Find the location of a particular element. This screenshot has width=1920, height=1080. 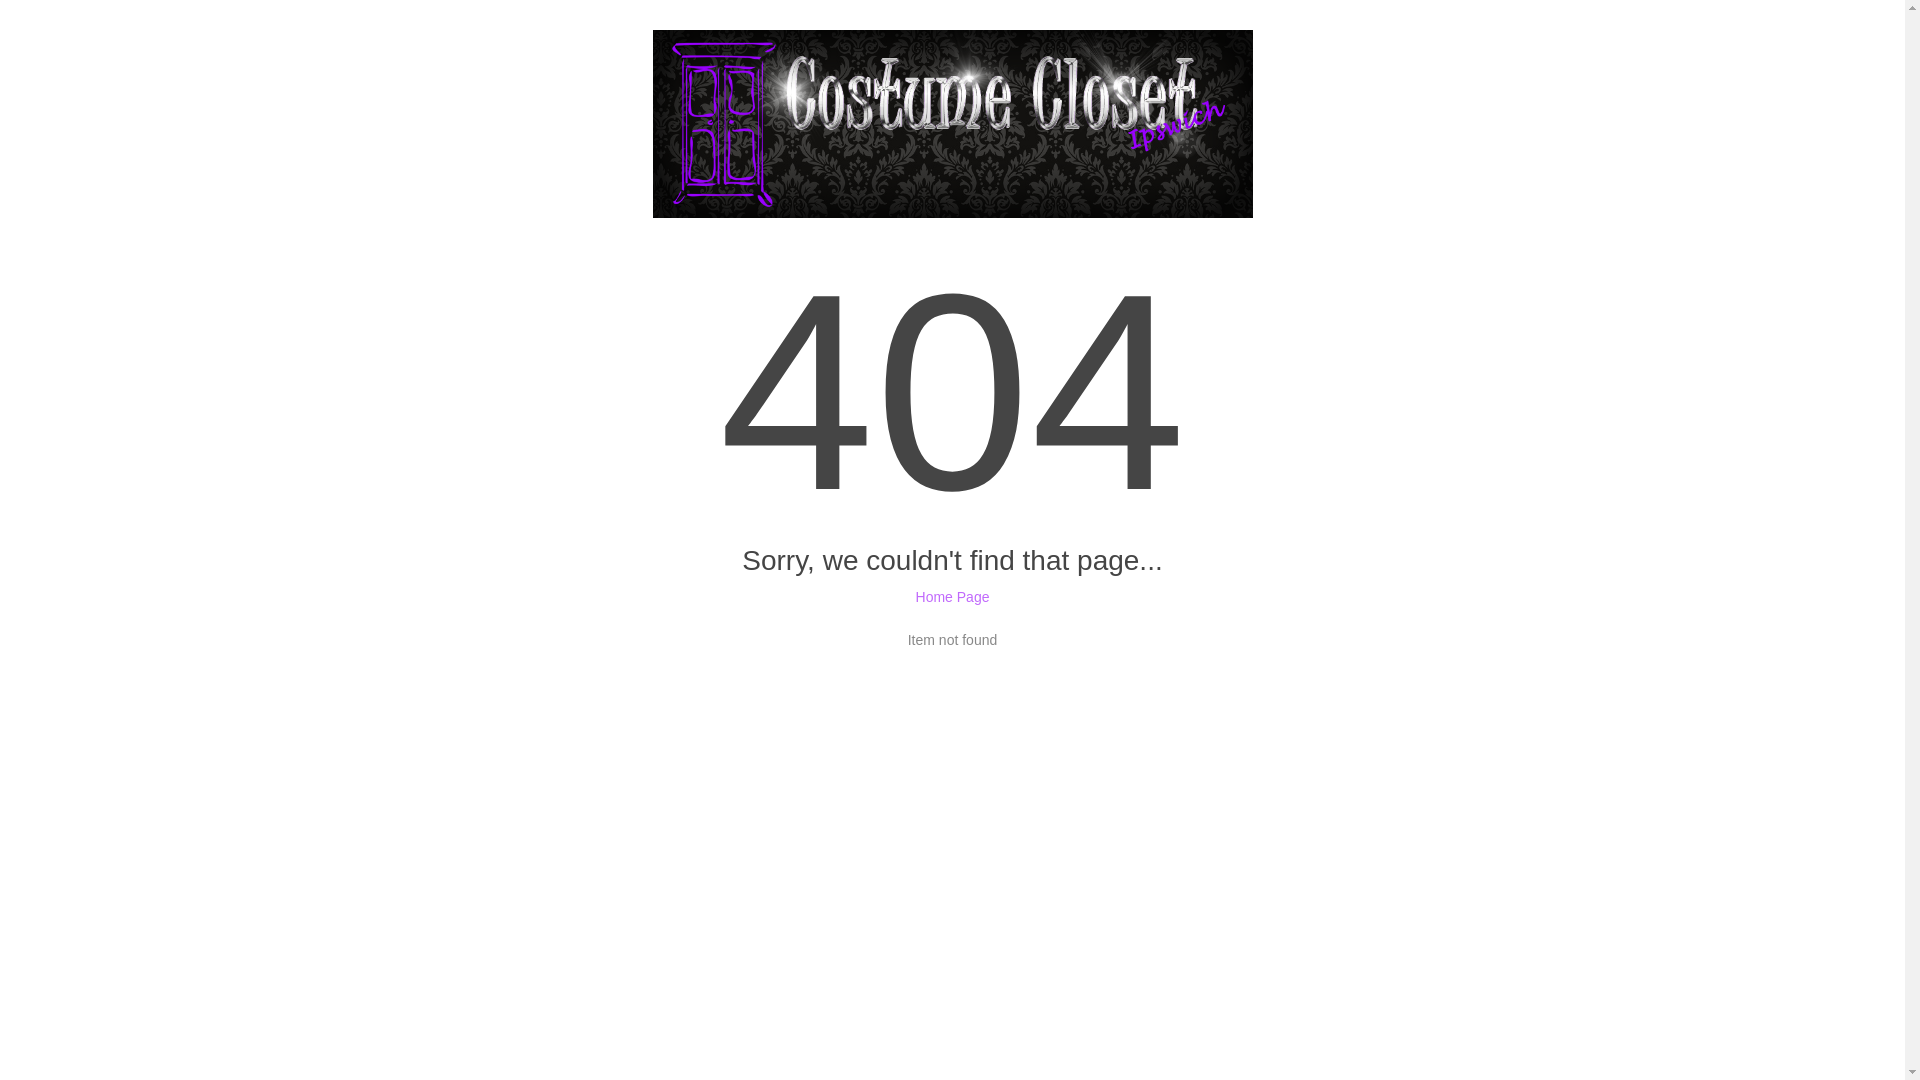

'Home Page' is located at coordinates (952, 596).